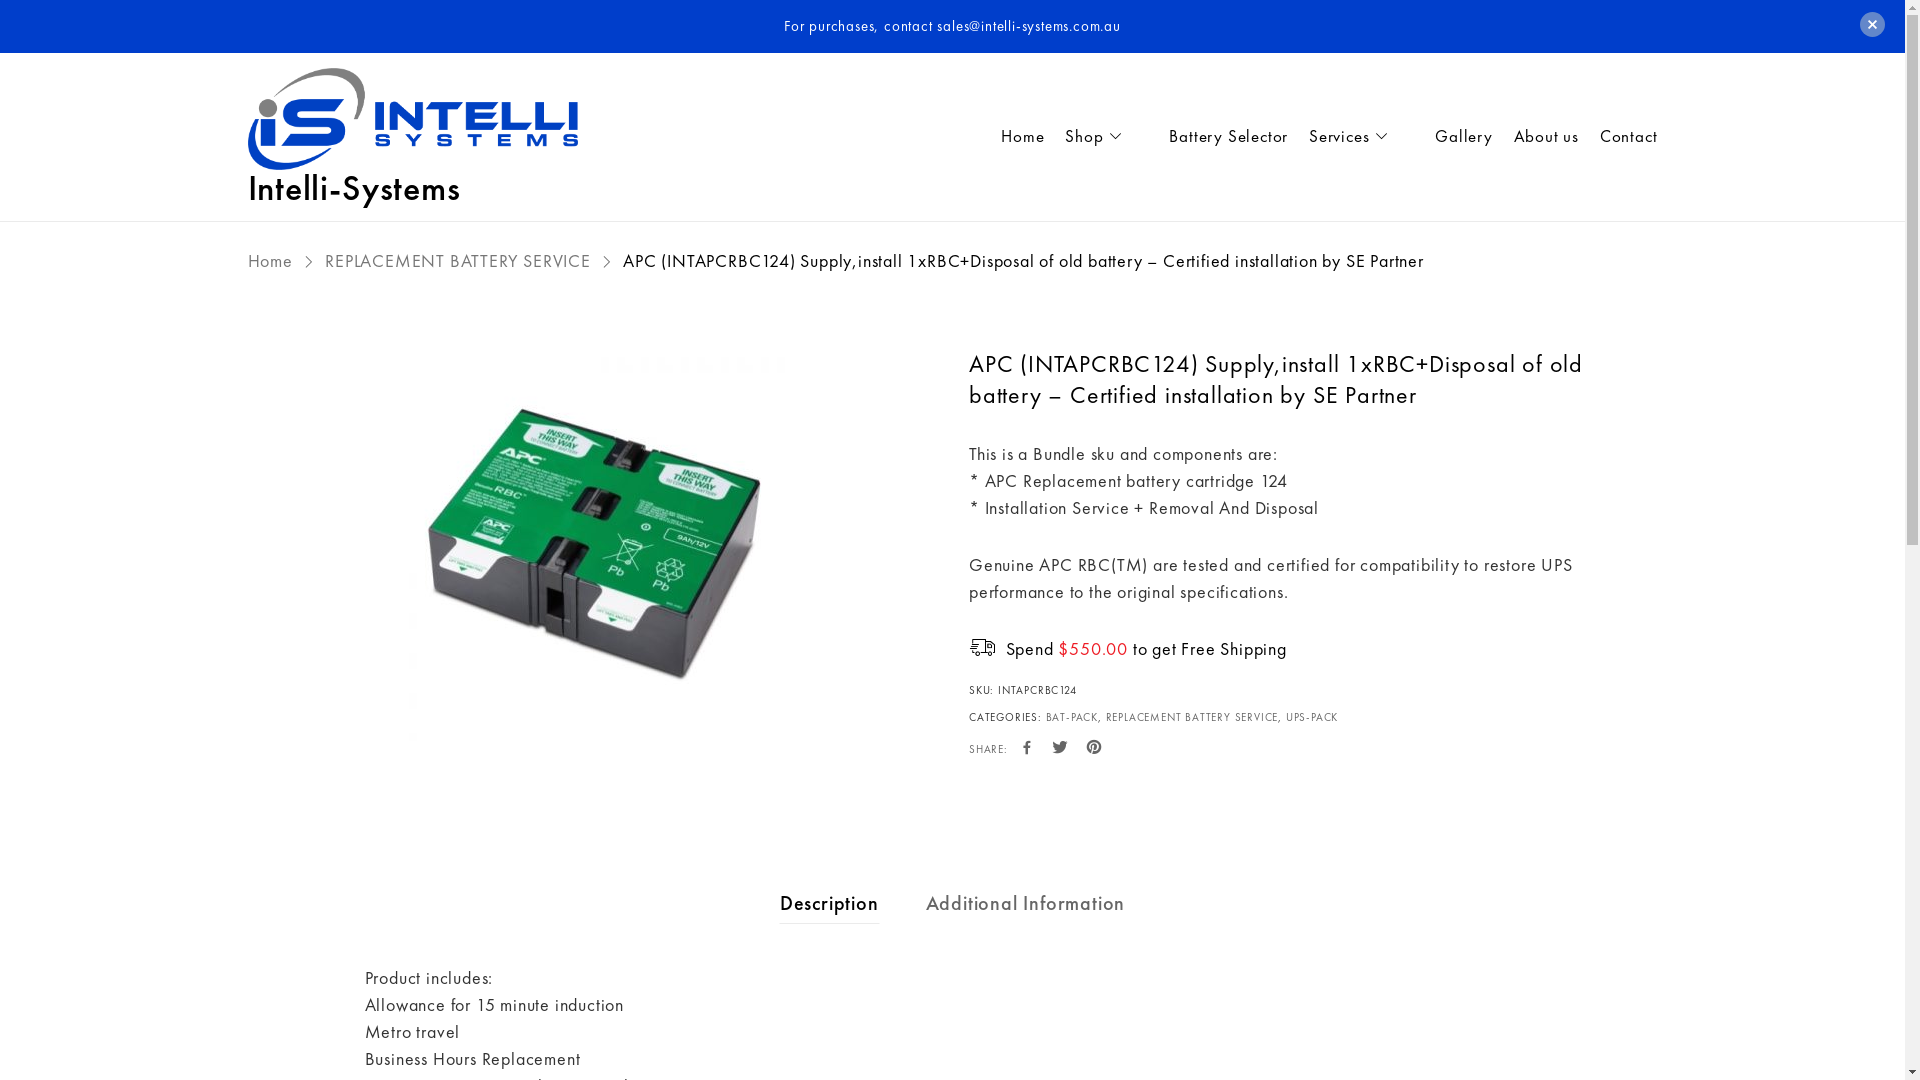 The image size is (1920, 1080). What do you see at coordinates (1351, 136) in the screenshot?
I see `'Services'` at bounding box center [1351, 136].